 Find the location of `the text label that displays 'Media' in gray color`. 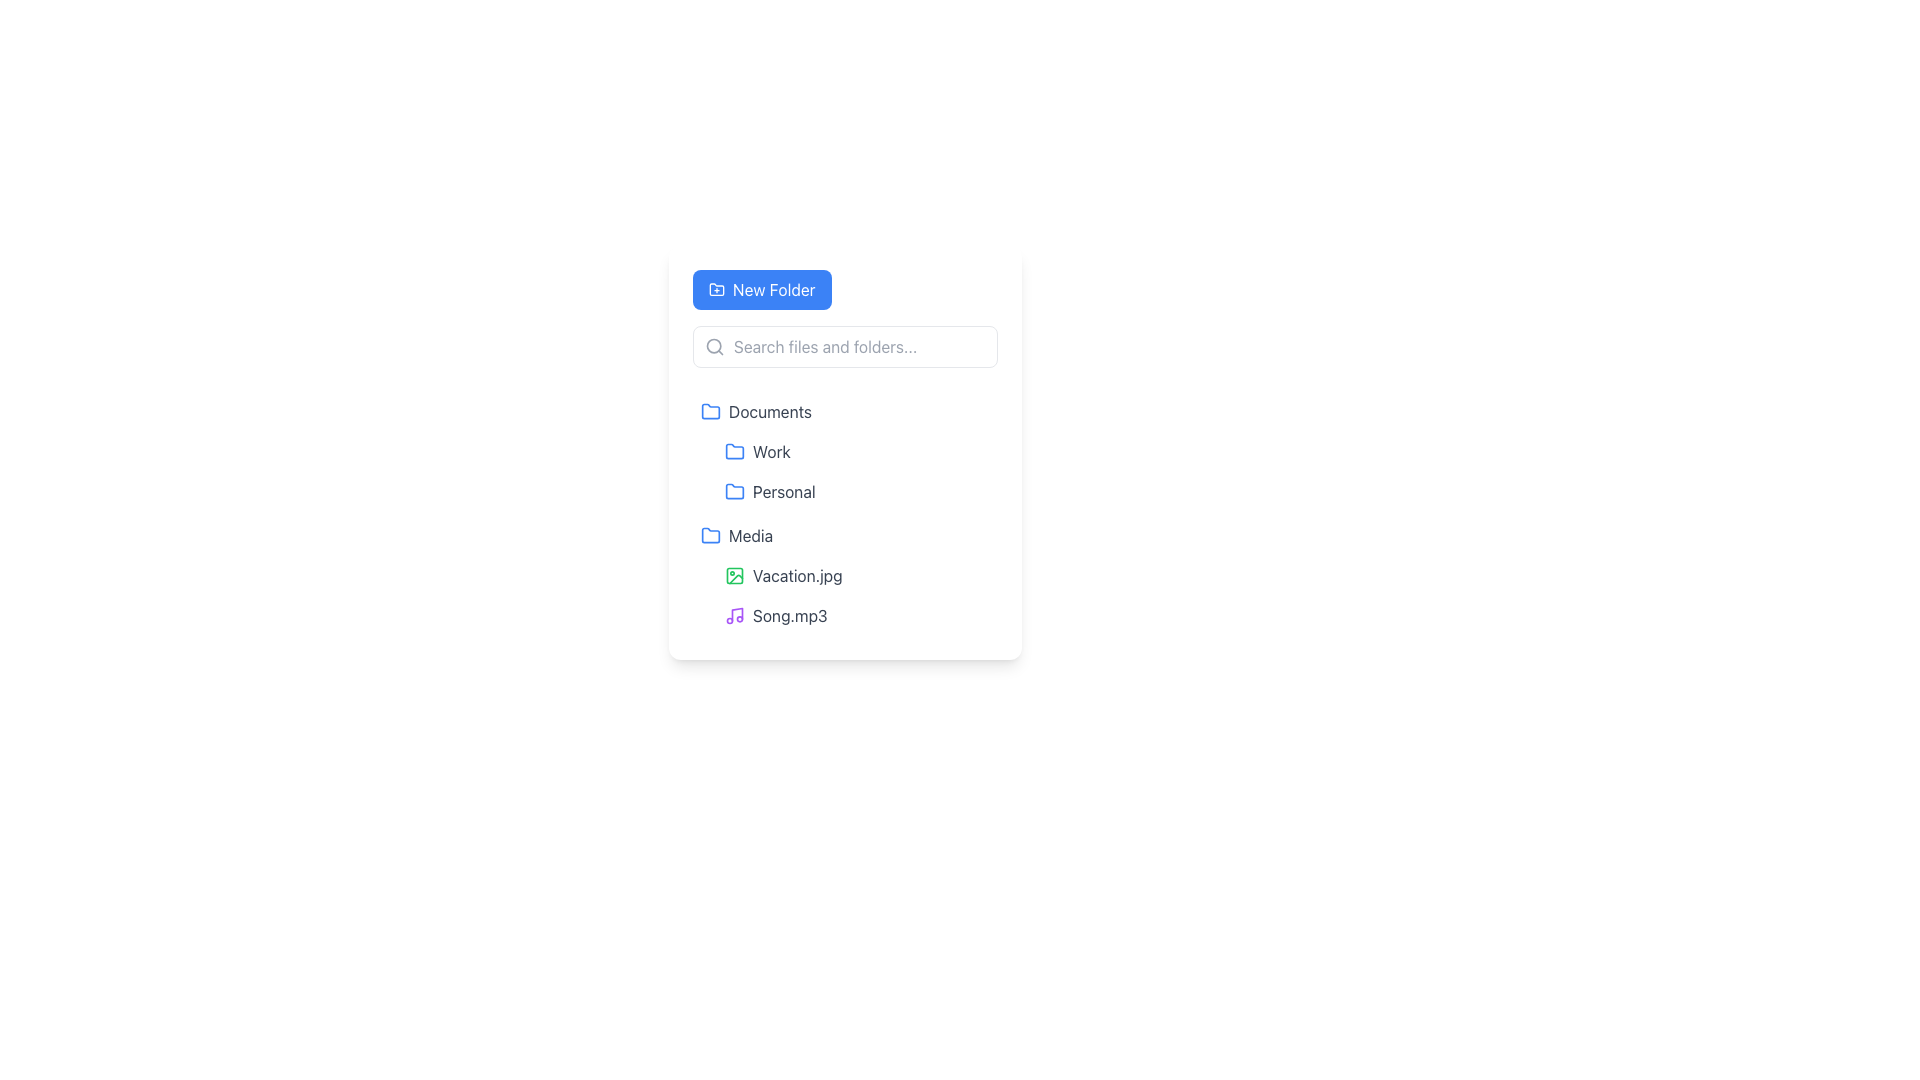

the text label that displays 'Media' in gray color is located at coordinates (750, 535).